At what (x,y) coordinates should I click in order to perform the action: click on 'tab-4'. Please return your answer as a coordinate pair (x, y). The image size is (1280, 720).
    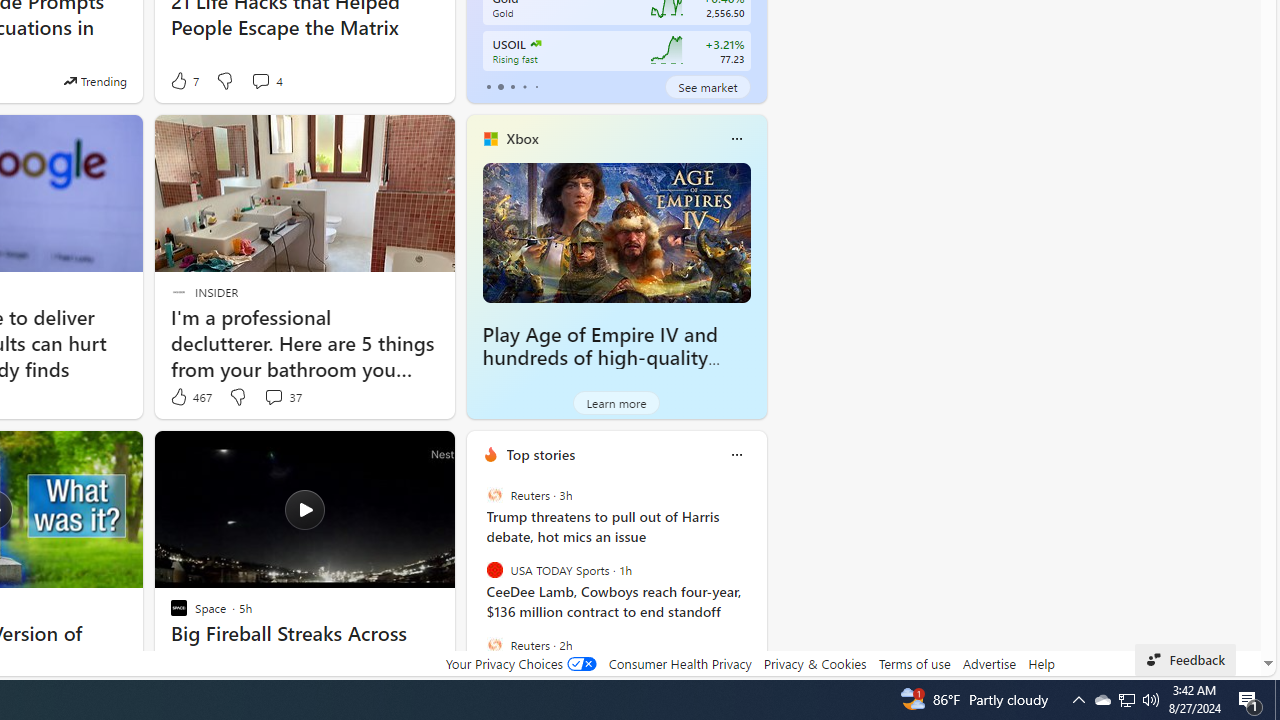
    Looking at the image, I should click on (536, 86).